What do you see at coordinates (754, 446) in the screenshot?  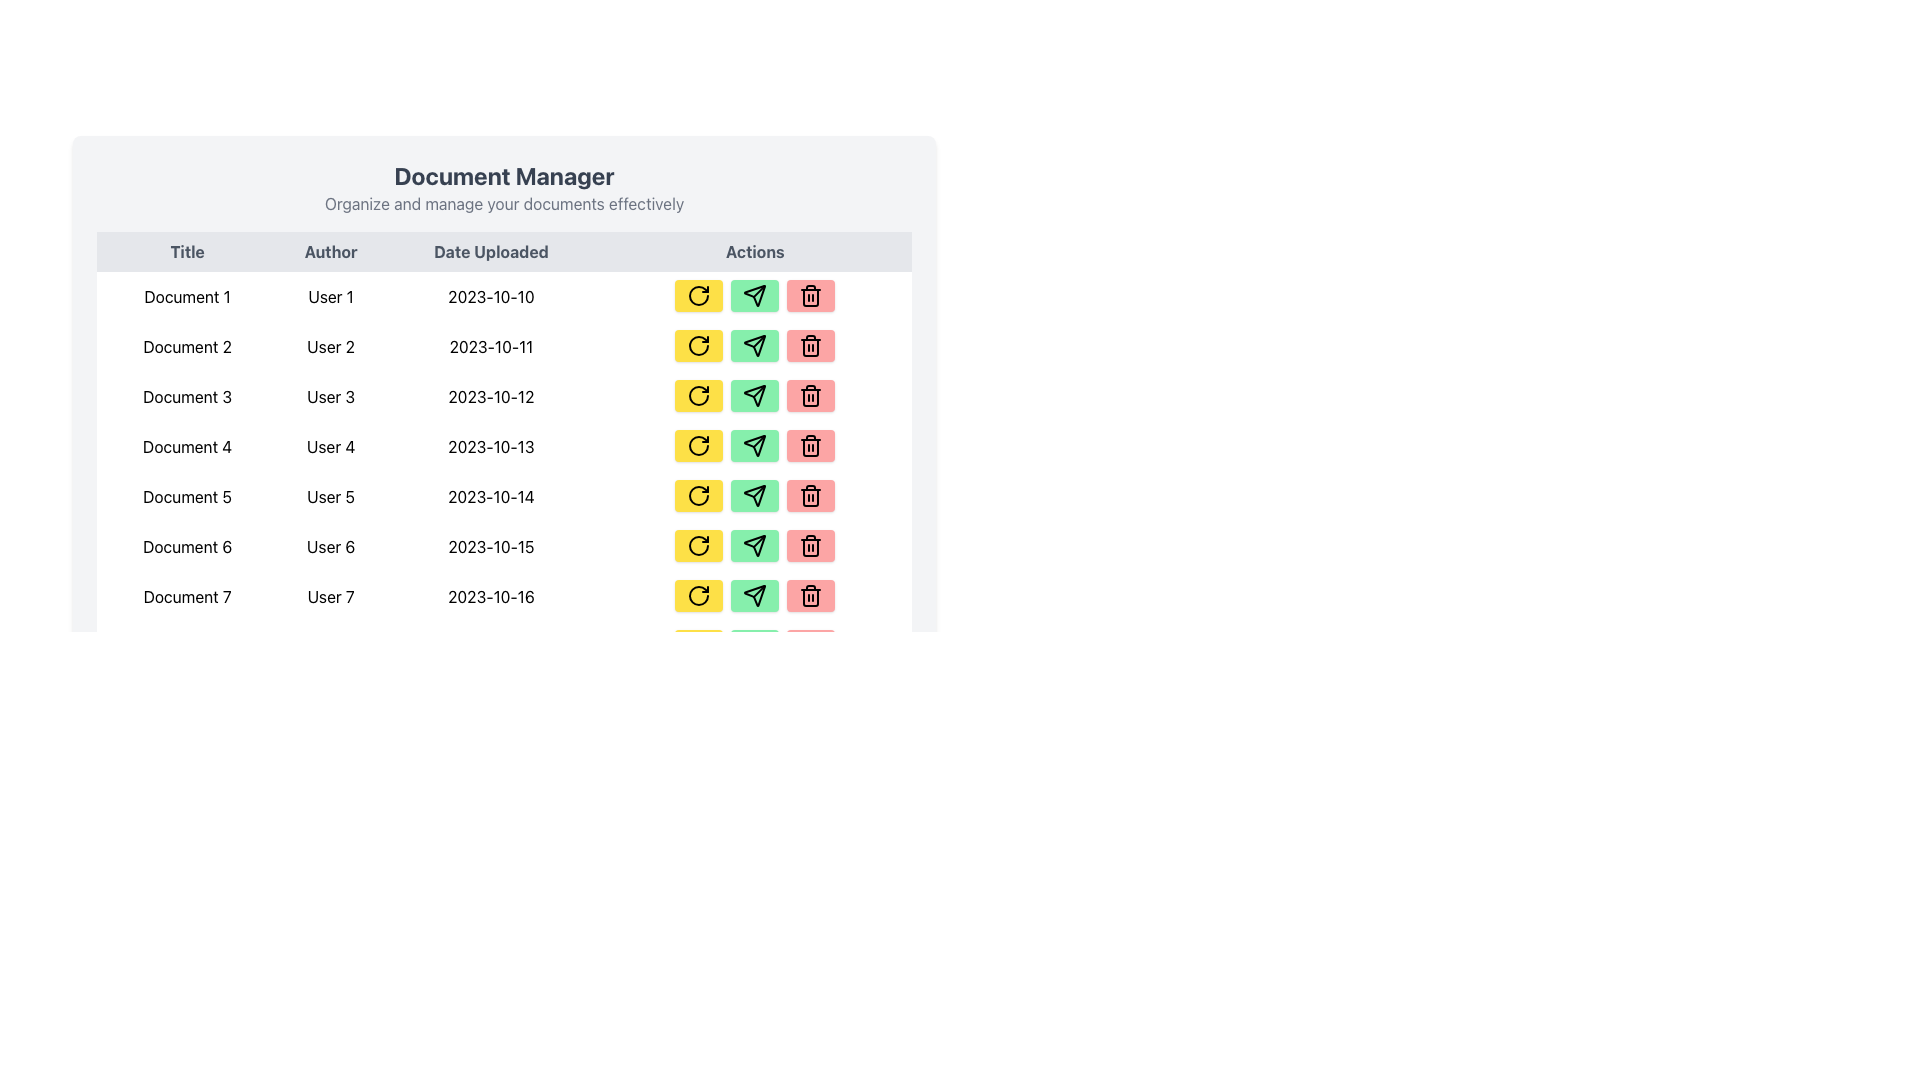 I see `the green button with a paper plane icon` at bounding box center [754, 446].